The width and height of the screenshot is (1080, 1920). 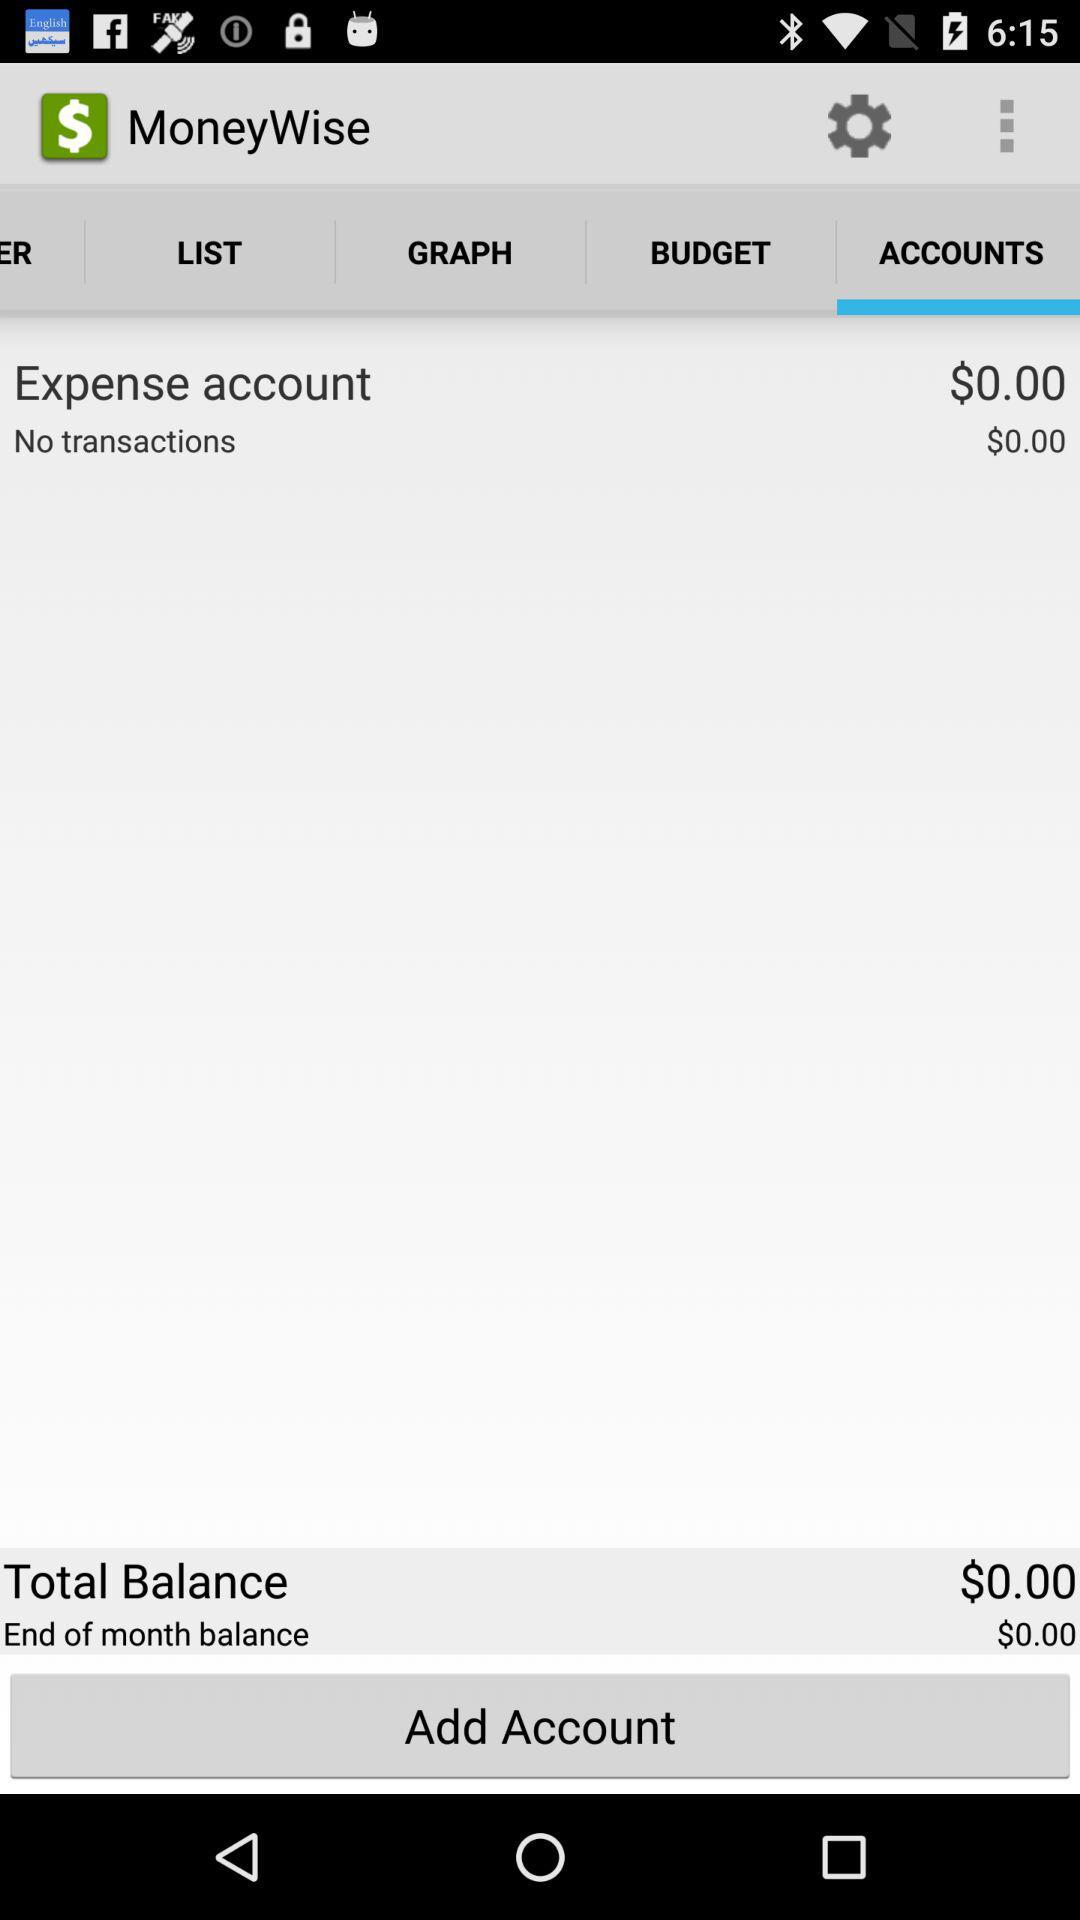 I want to click on icon above the total balance app, so click(x=124, y=438).